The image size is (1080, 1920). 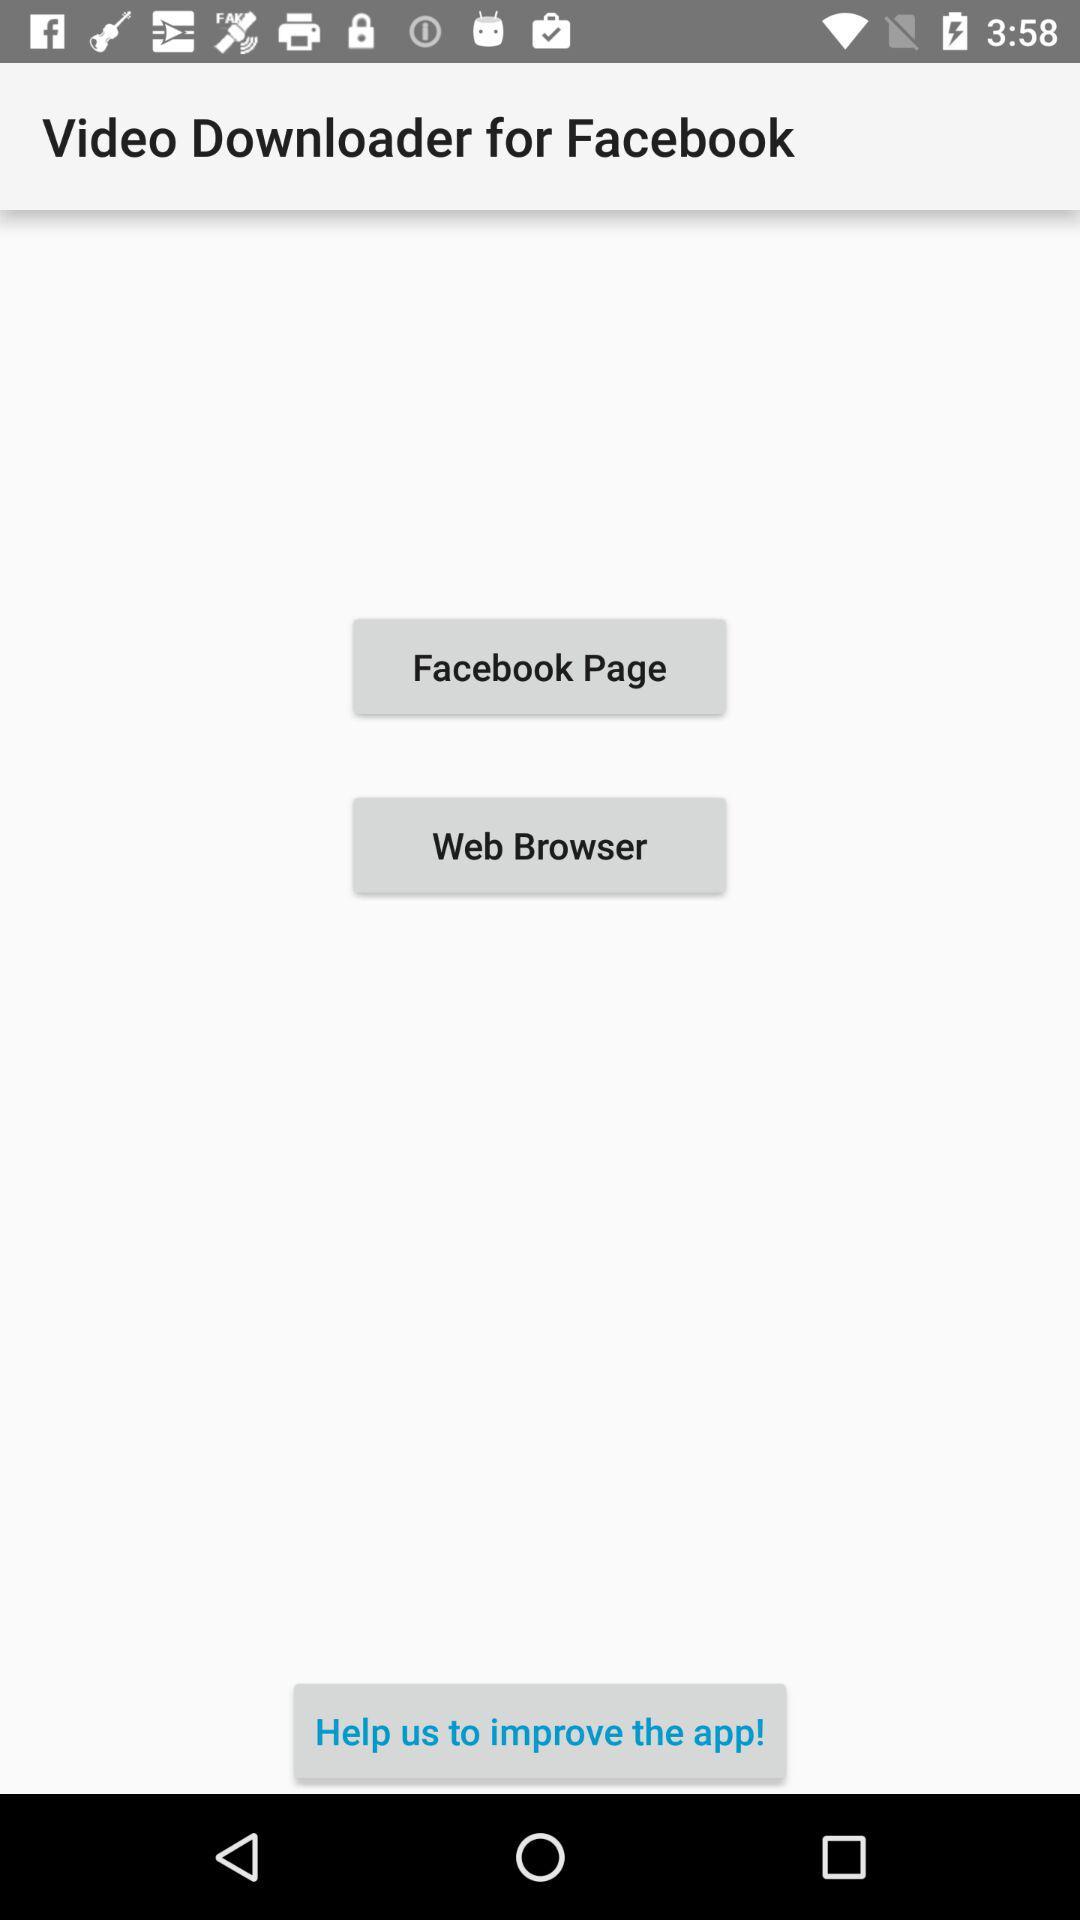 I want to click on help us to, so click(x=540, y=1730).